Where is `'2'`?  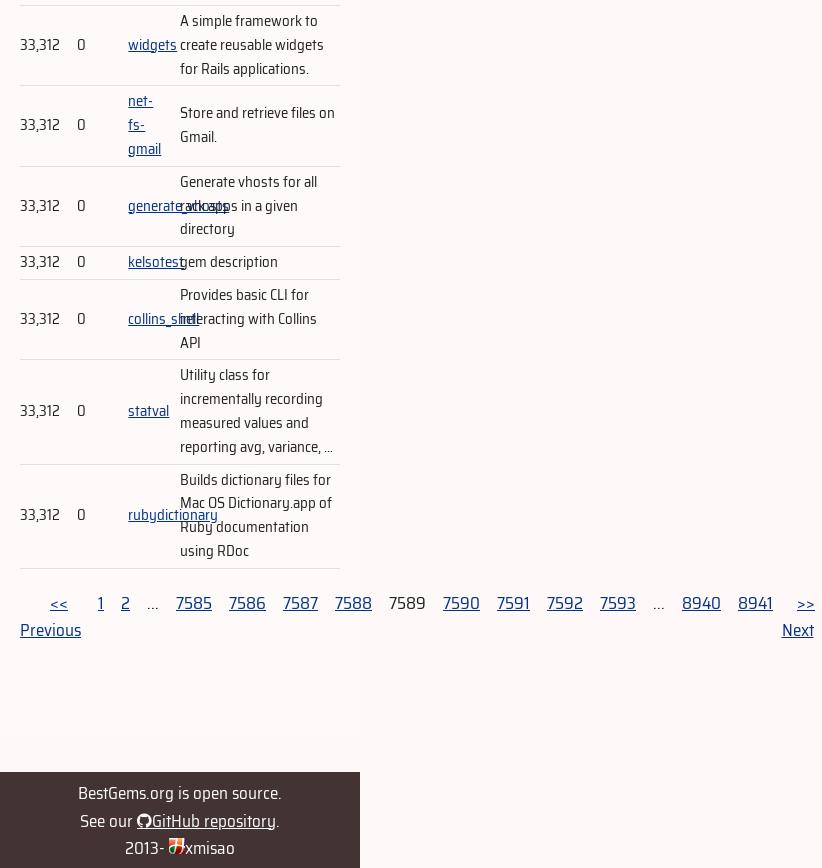 '2' is located at coordinates (125, 601).